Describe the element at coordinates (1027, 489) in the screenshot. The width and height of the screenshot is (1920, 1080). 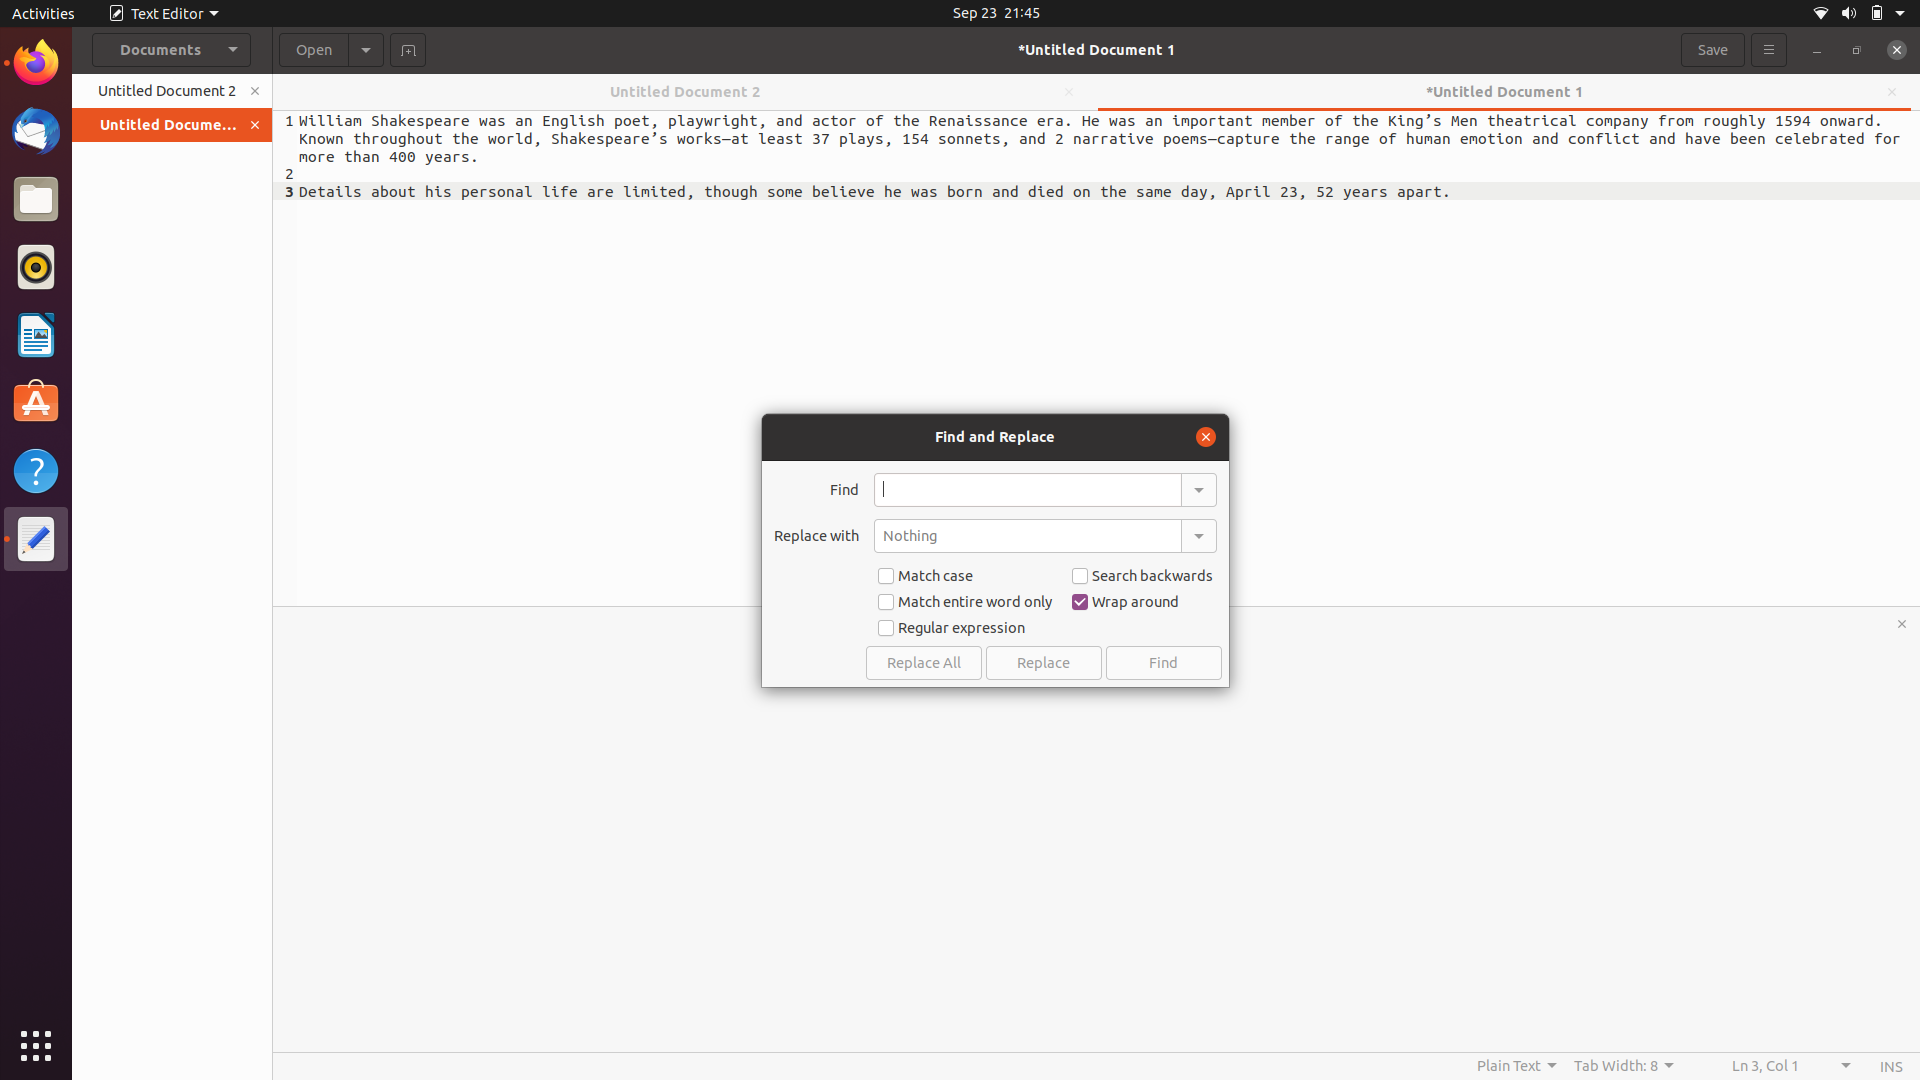
I see `Search for the word "python" in the file and replace it with "java"` at that location.